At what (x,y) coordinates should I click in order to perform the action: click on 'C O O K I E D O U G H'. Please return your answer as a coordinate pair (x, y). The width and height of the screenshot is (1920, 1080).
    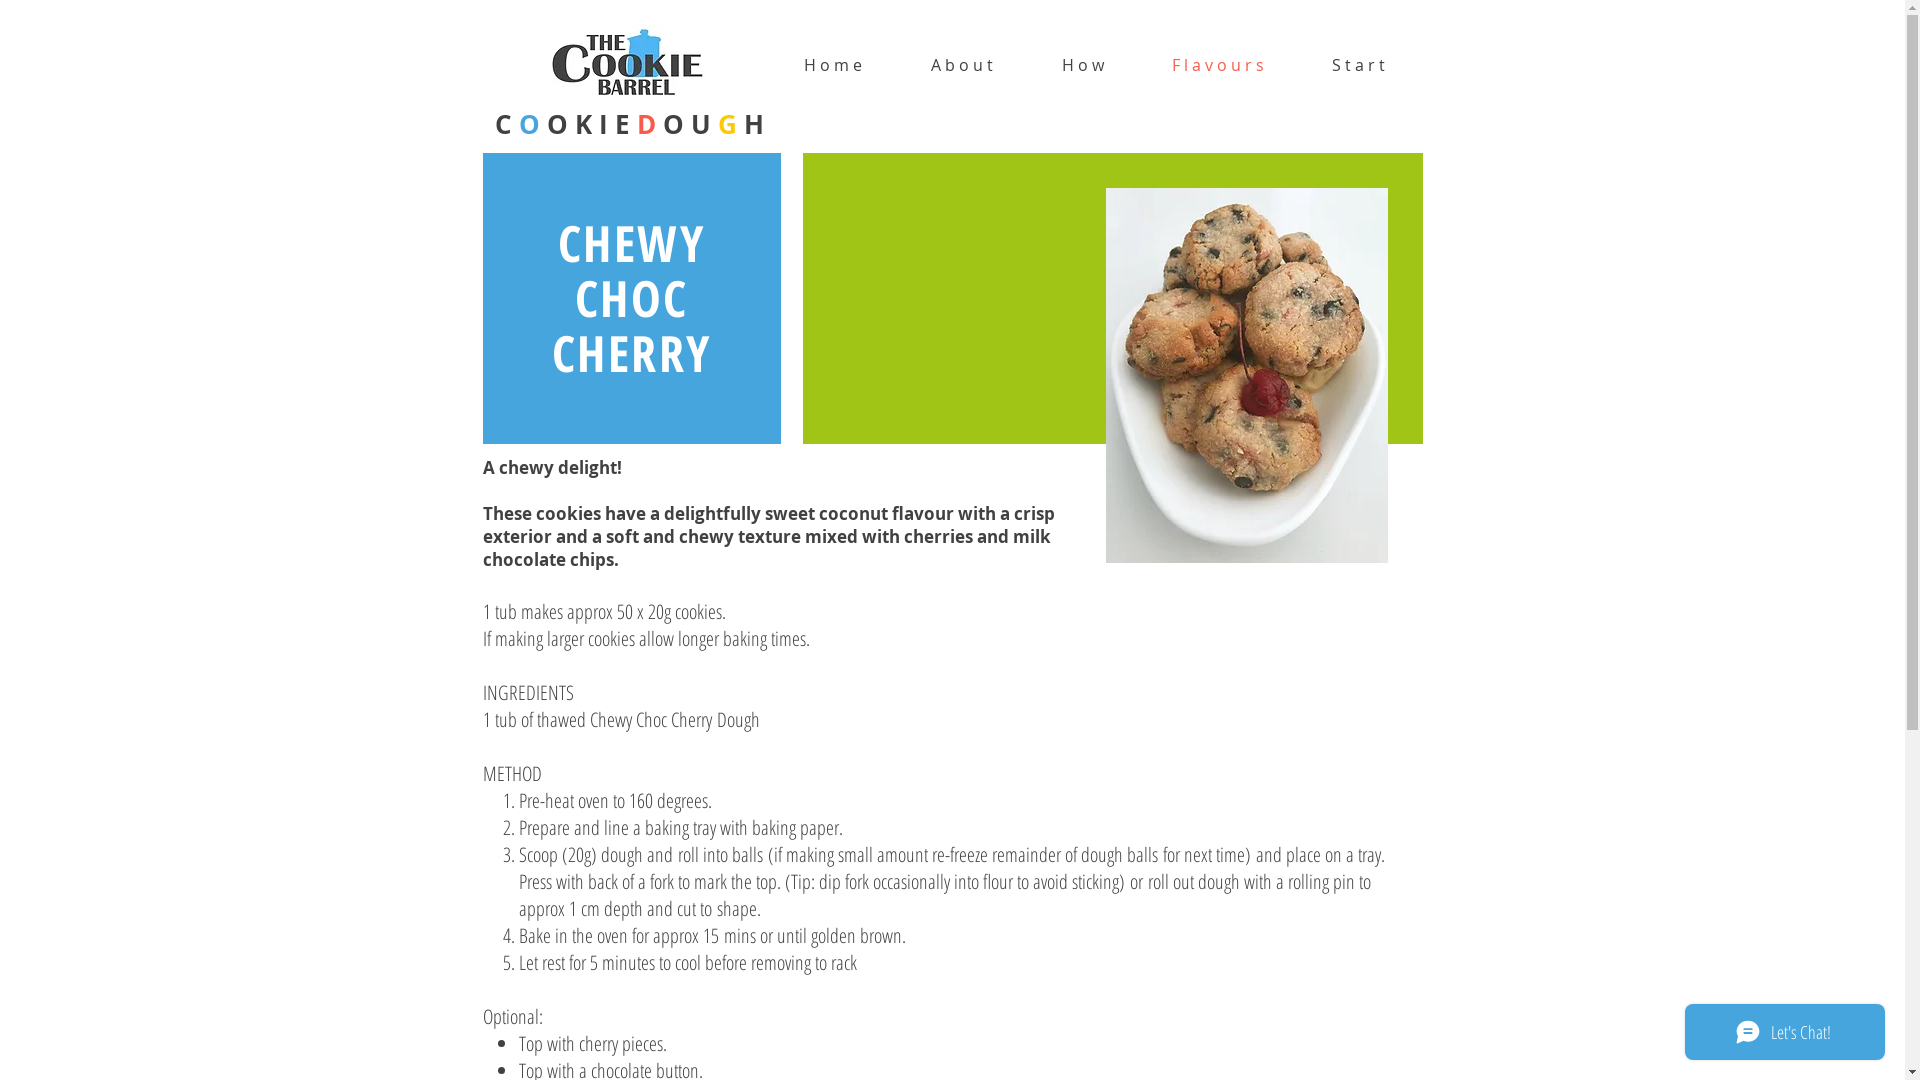
    Looking at the image, I should click on (627, 123).